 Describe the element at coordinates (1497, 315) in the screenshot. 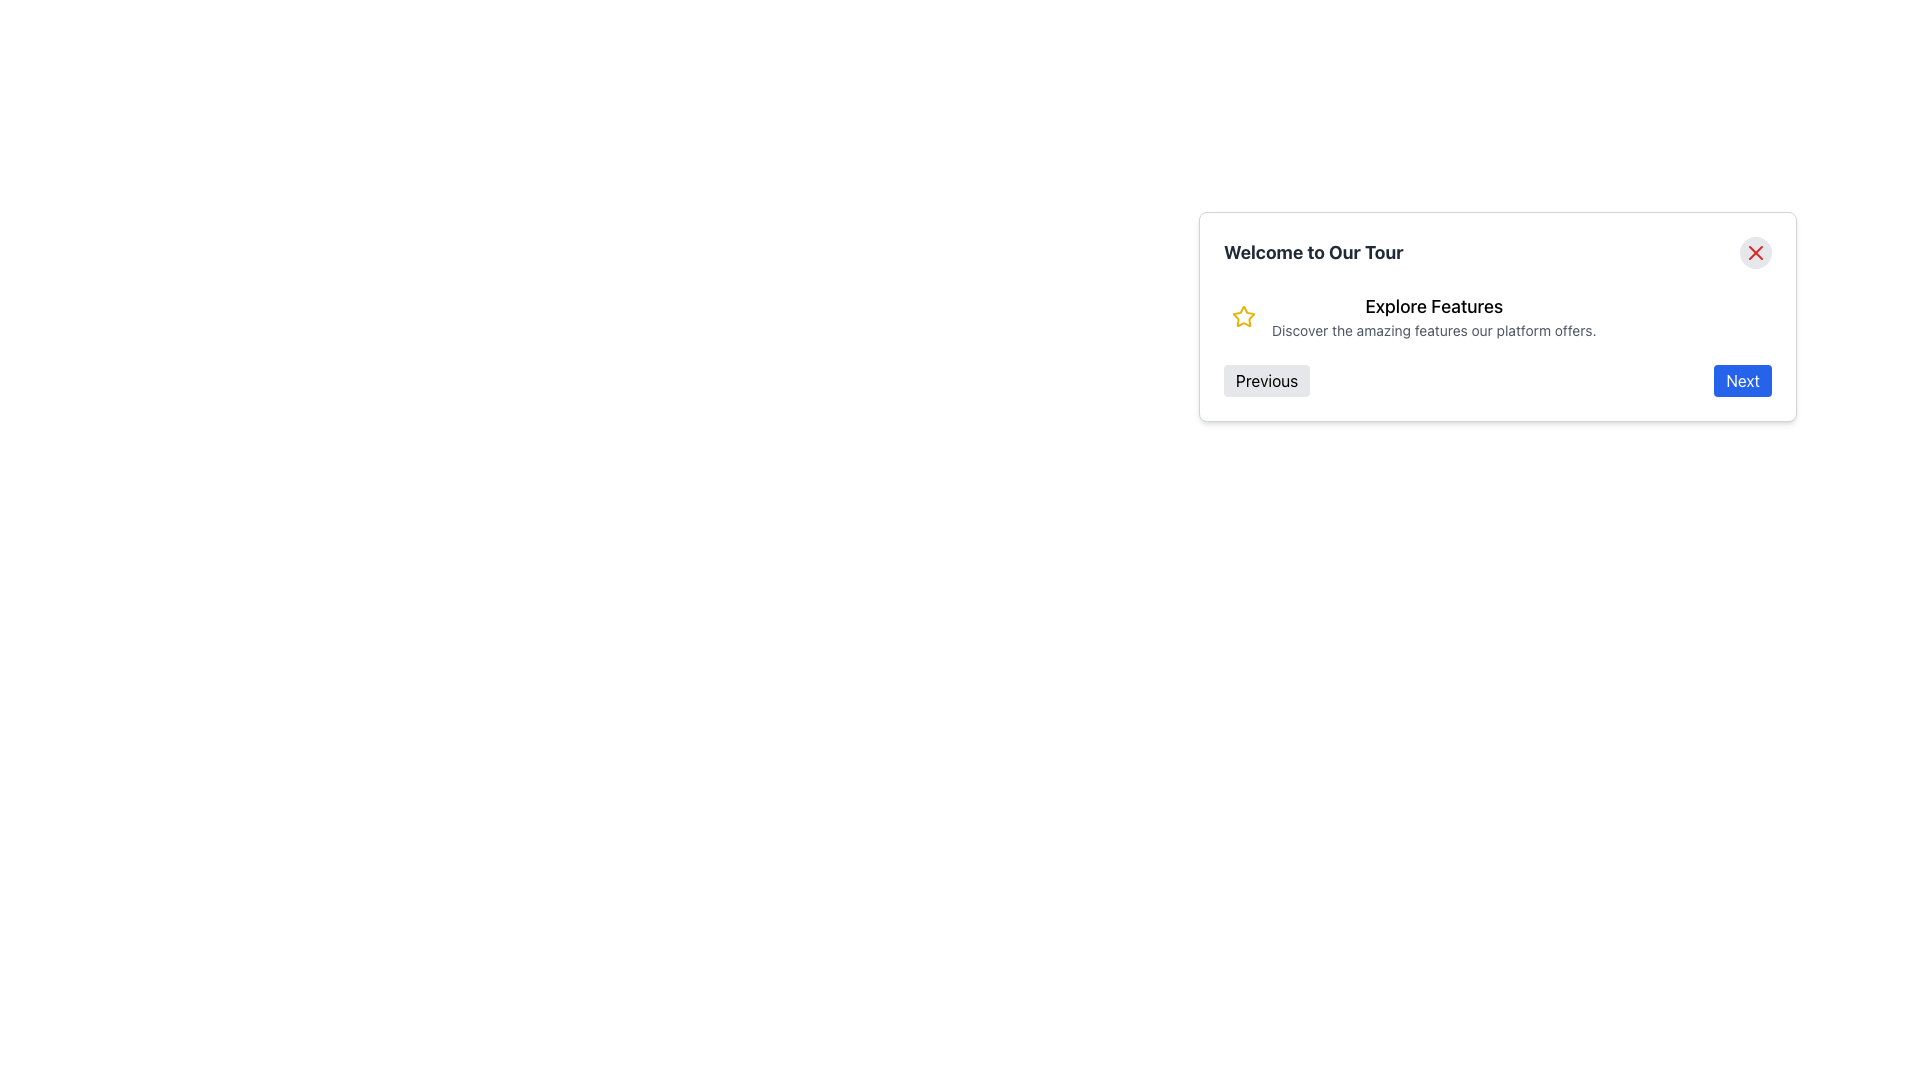

I see `the modal content block, which features a bold header 'Welcome to Our Tour', an icon and description 'Explore Features', and navigation buttons 'Previous' and 'Next'` at that location.